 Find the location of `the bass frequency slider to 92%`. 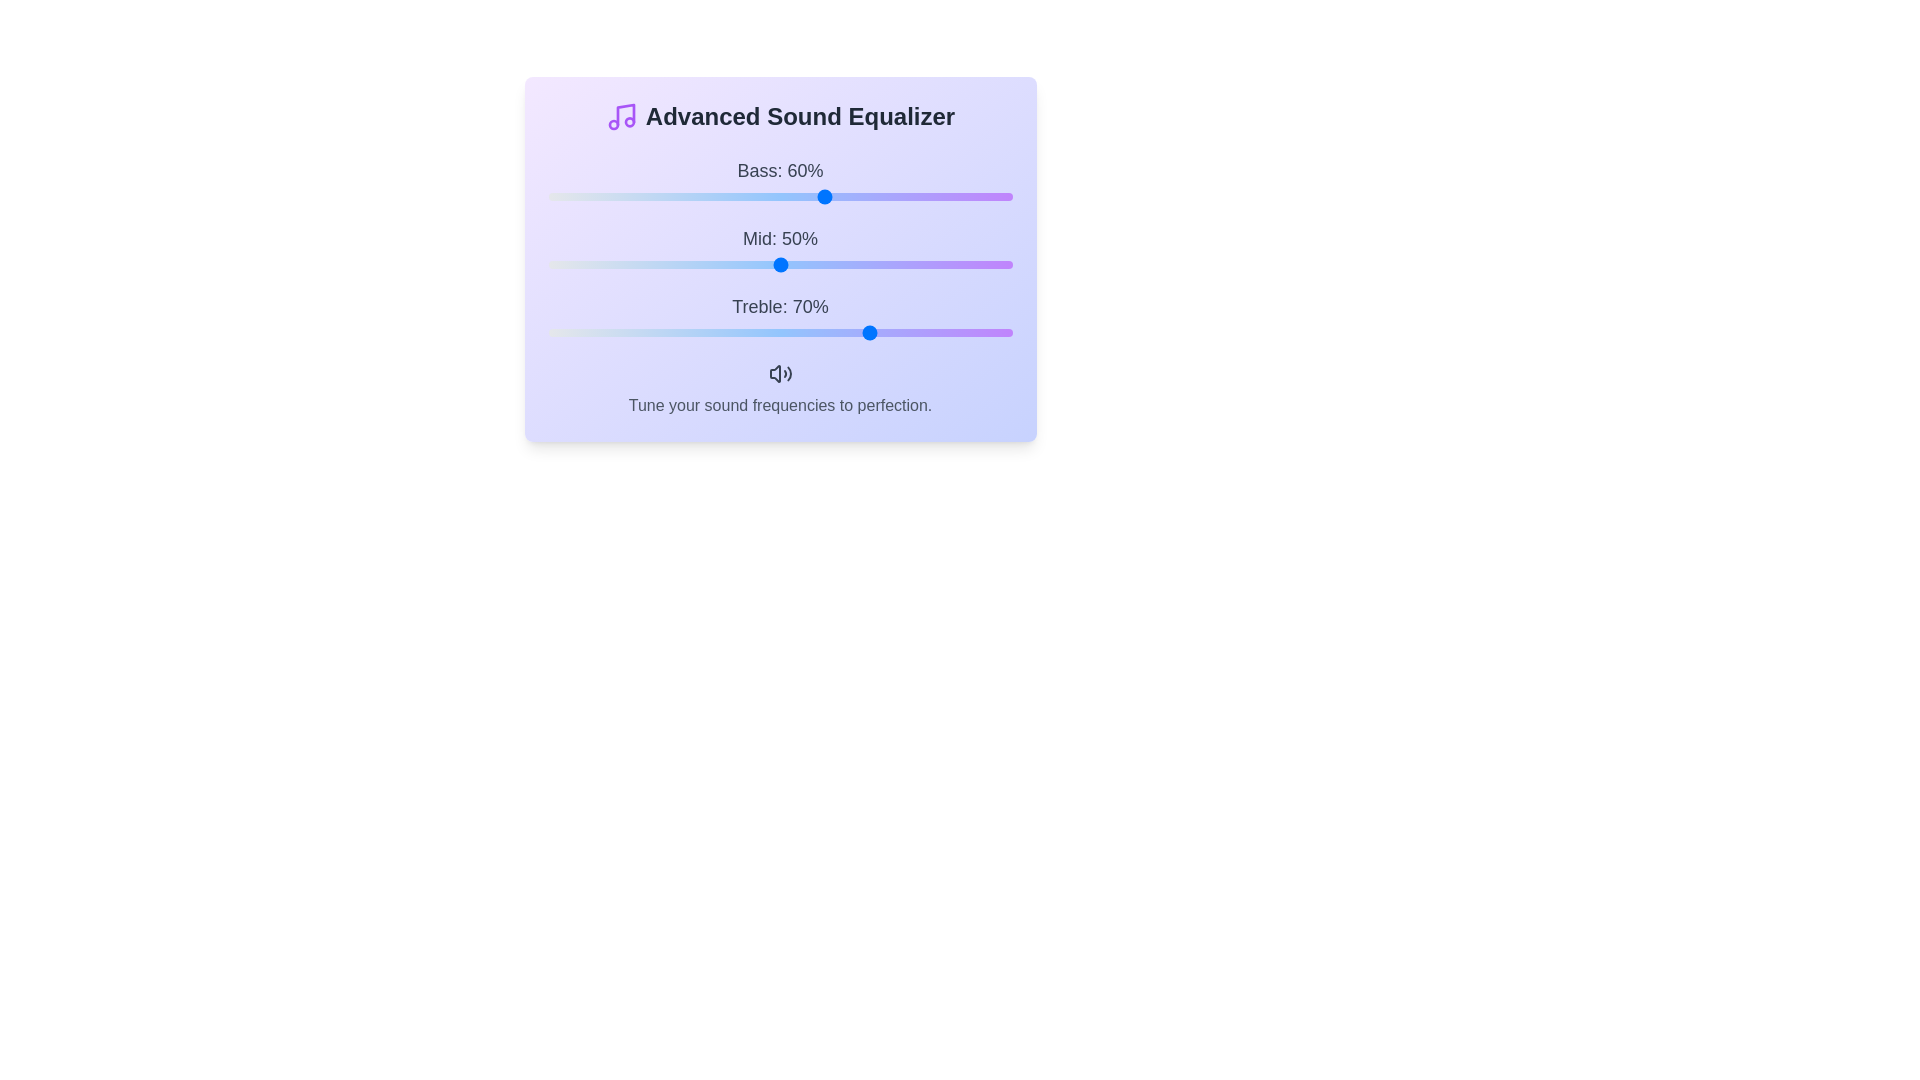

the bass frequency slider to 92% is located at coordinates (975, 196).